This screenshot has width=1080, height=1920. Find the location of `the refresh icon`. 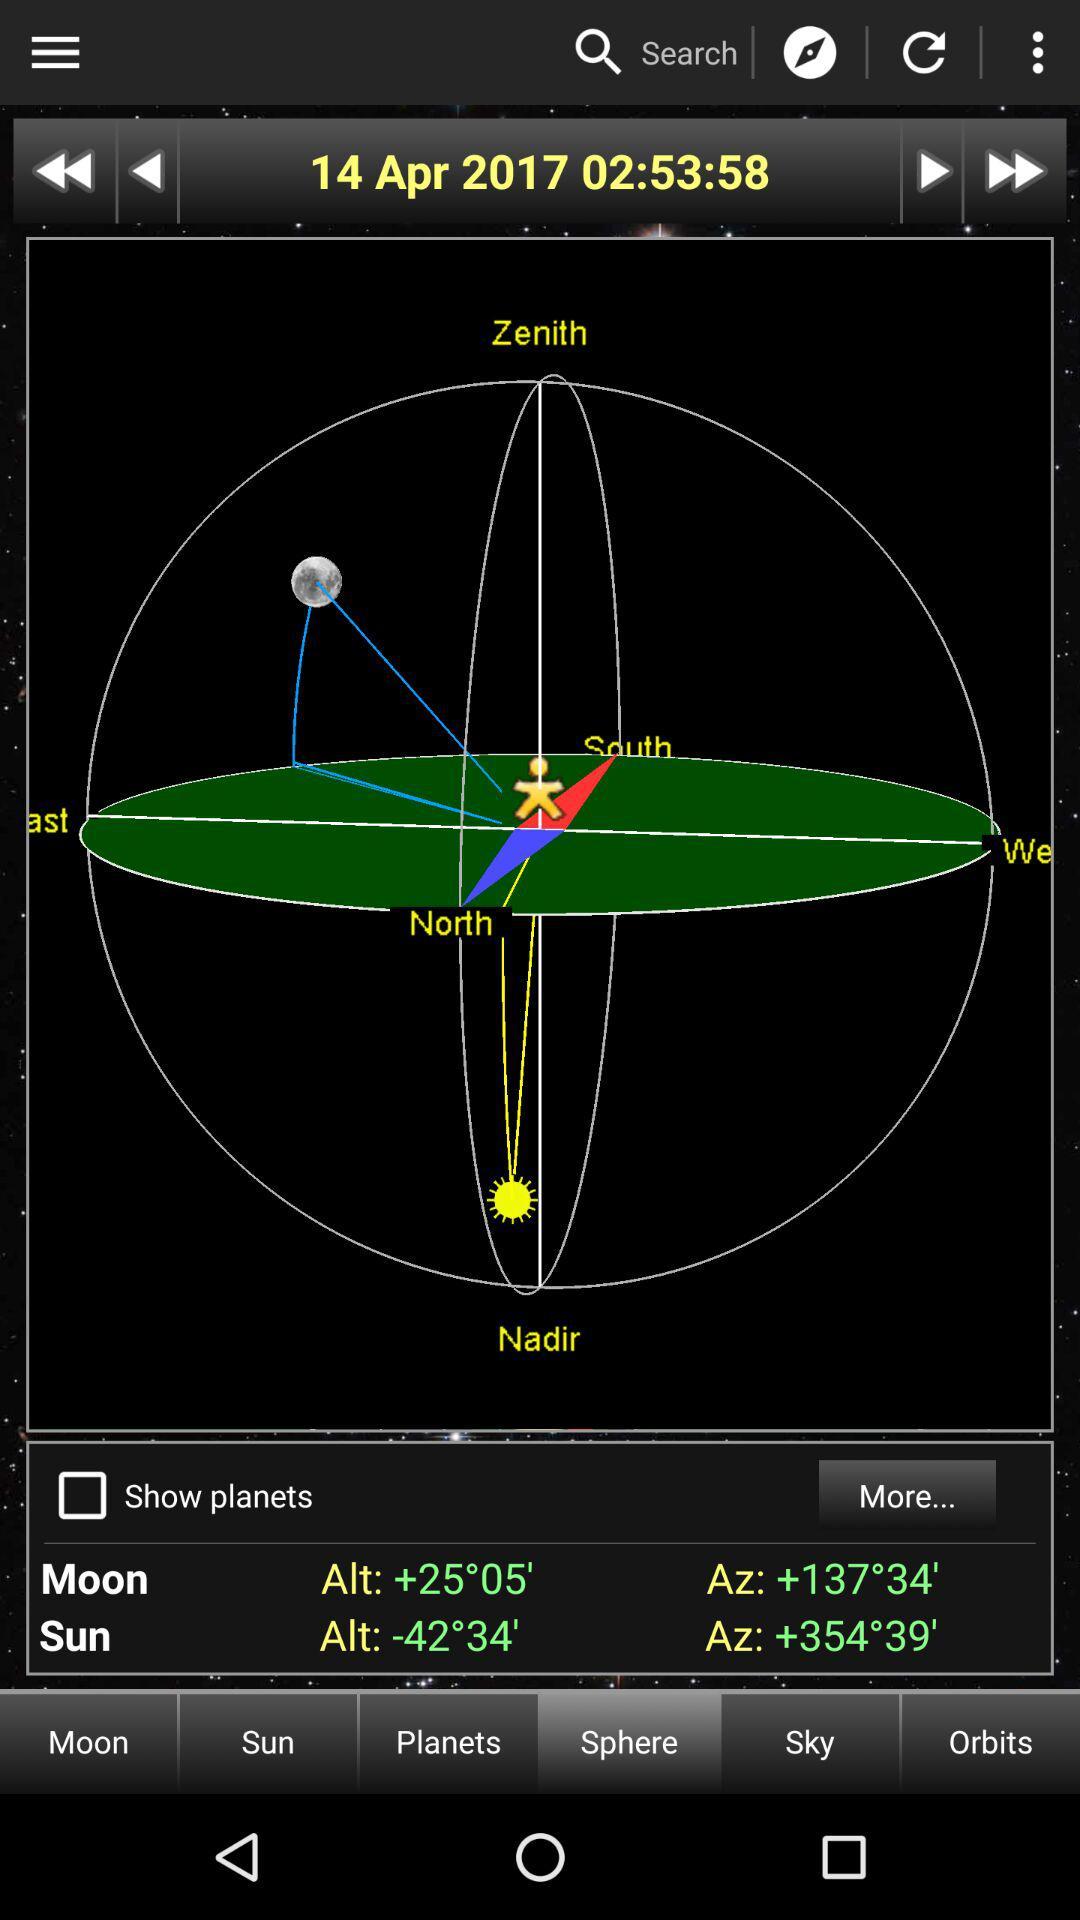

the refresh icon is located at coordinates (924, 52).